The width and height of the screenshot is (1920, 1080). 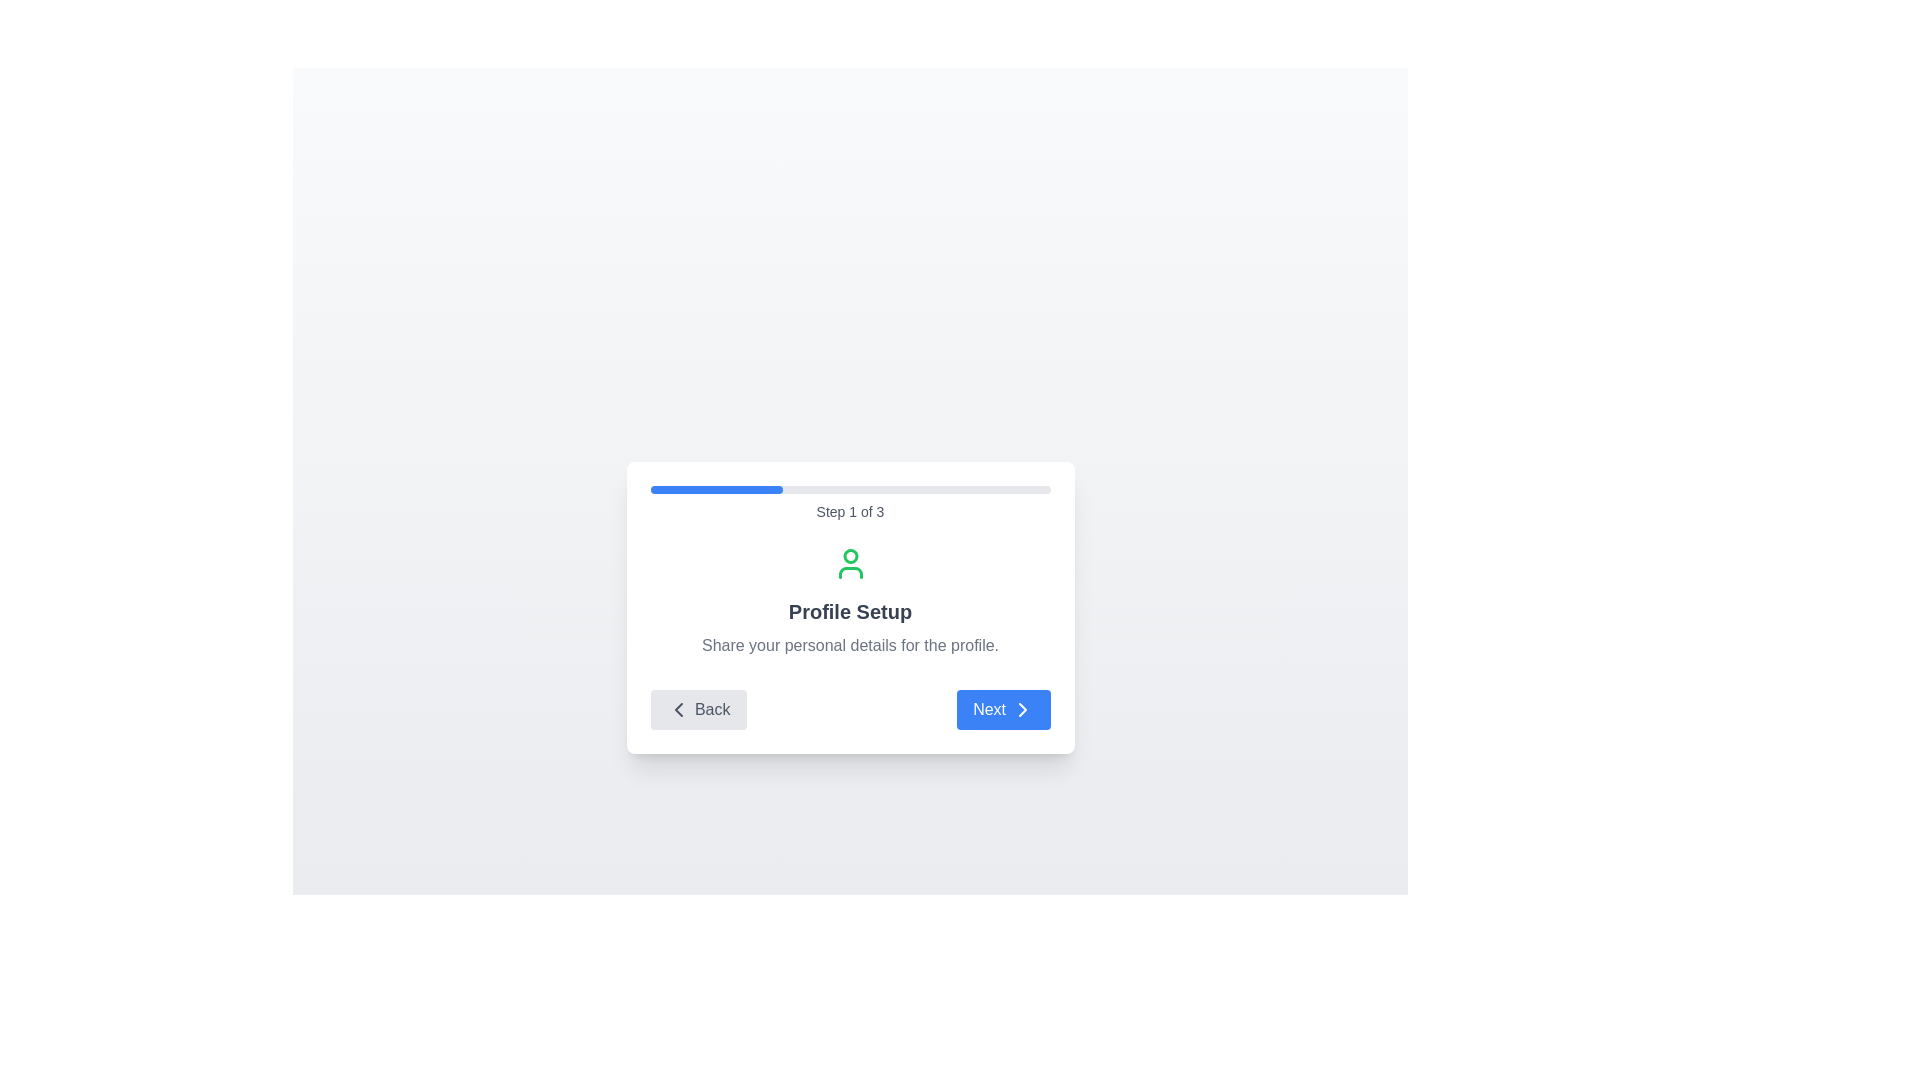 What do you see at coordinates (850, 556) in the screenshot?
I see `the green circular SVG element that is part of an icon or graphic, located at the center-top of a card-like layout` at bounding box center [850, 556].